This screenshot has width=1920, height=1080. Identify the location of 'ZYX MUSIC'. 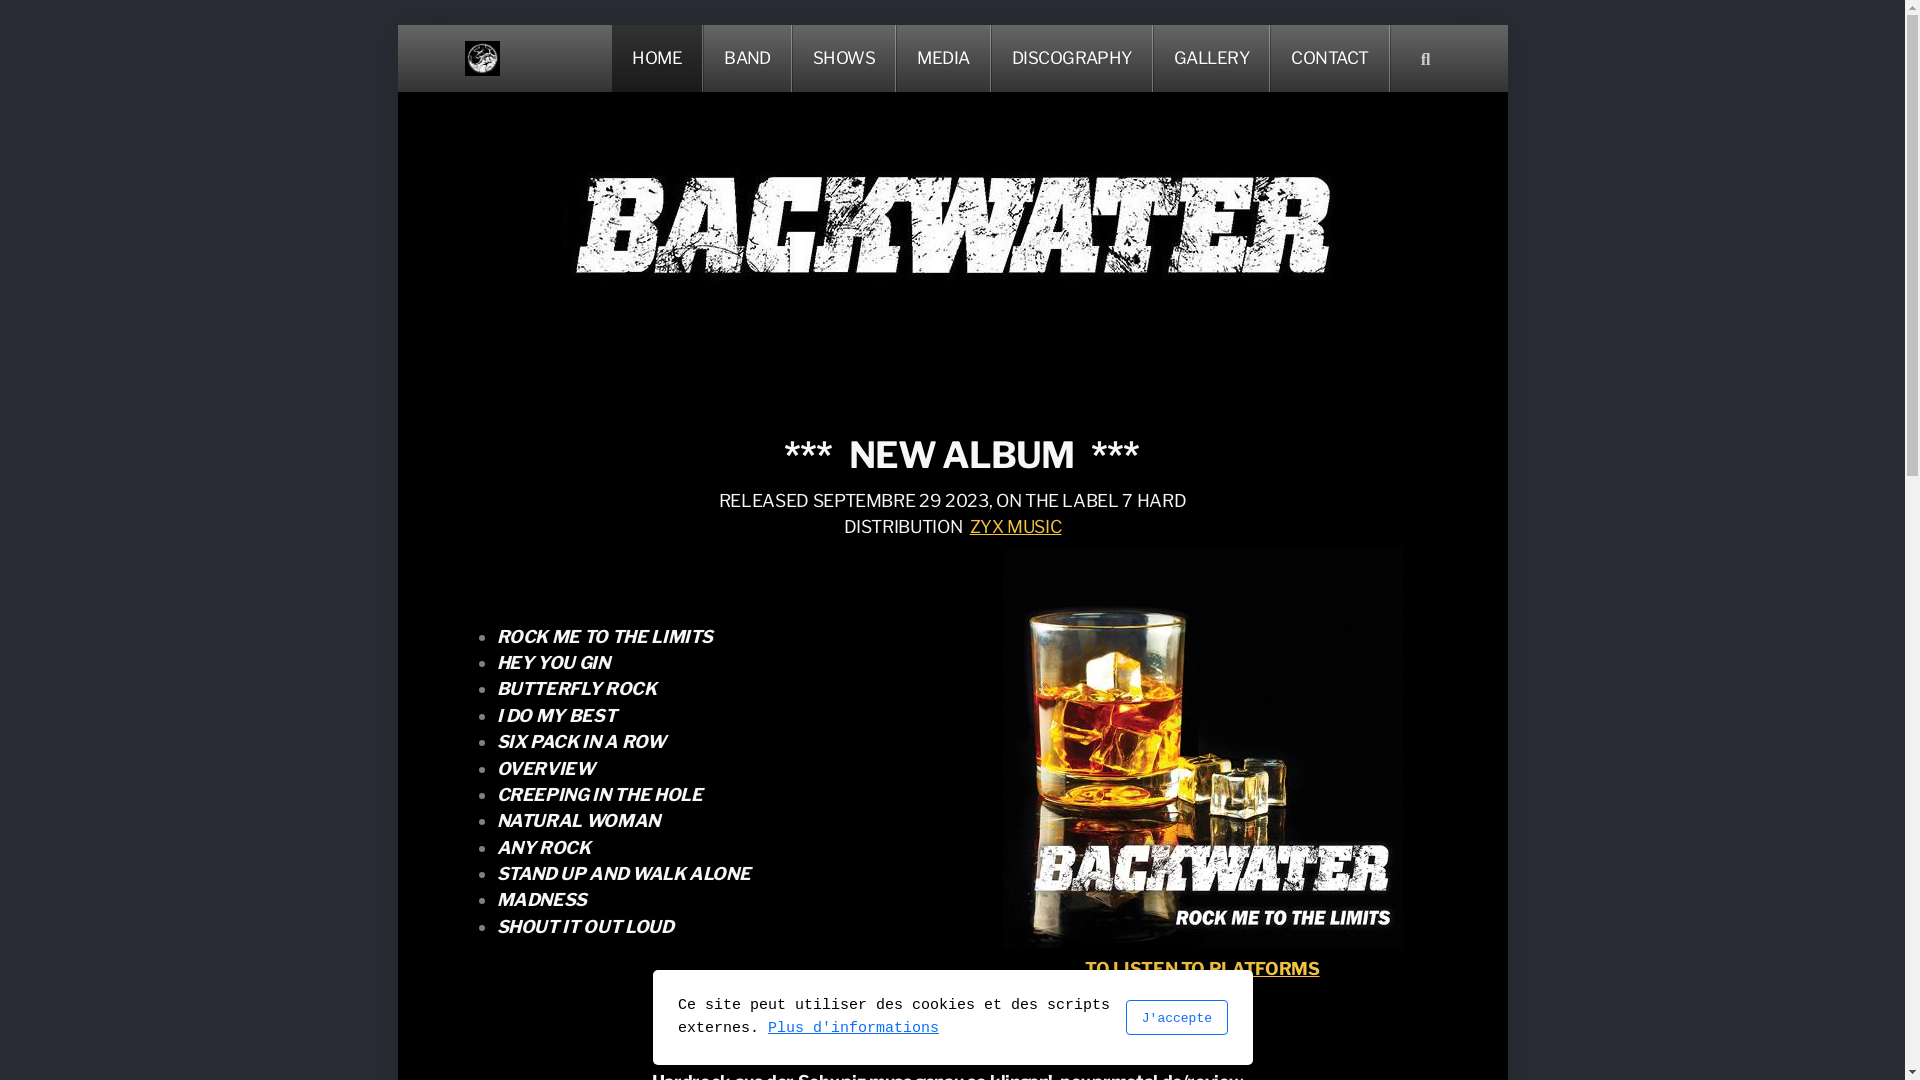
(1016, 525).